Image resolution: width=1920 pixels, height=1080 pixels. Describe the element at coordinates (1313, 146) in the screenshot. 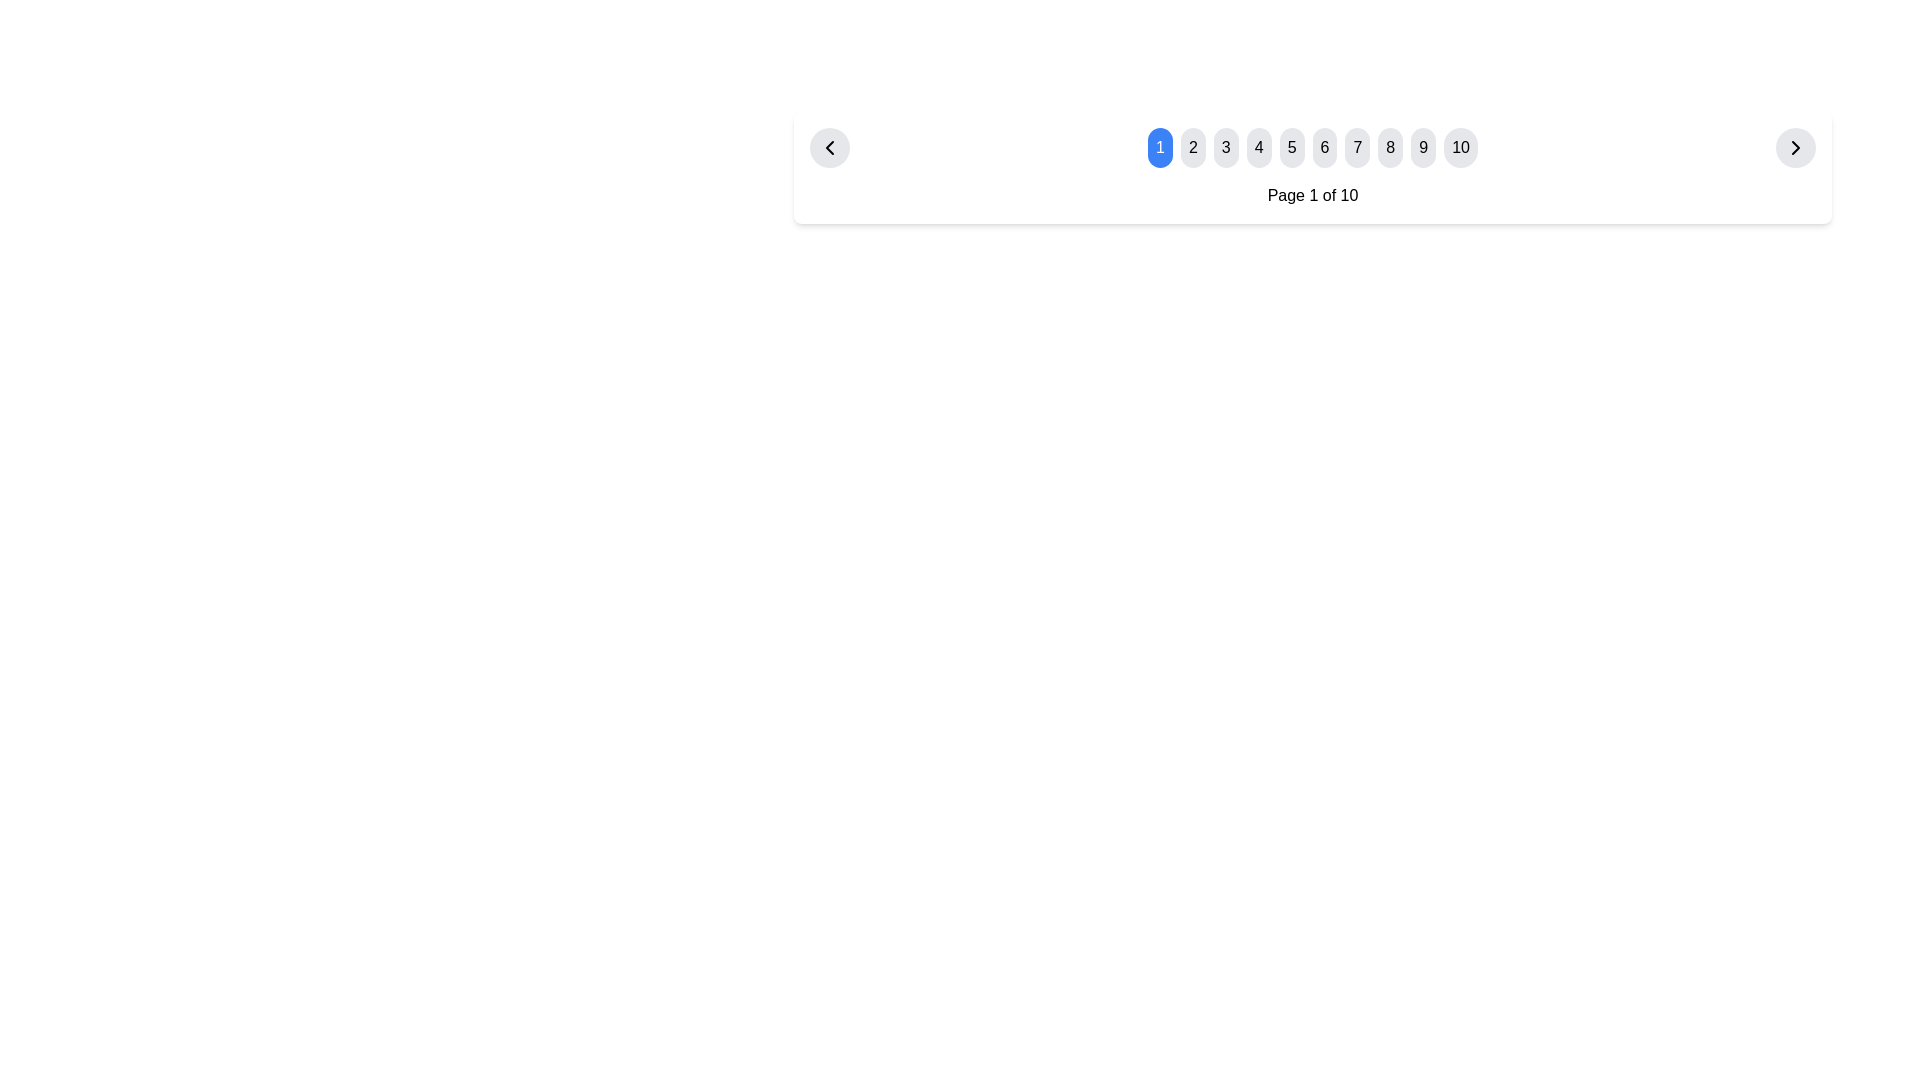

I see `the sixth numbered button that allows navigation to the sixth page` at that location.